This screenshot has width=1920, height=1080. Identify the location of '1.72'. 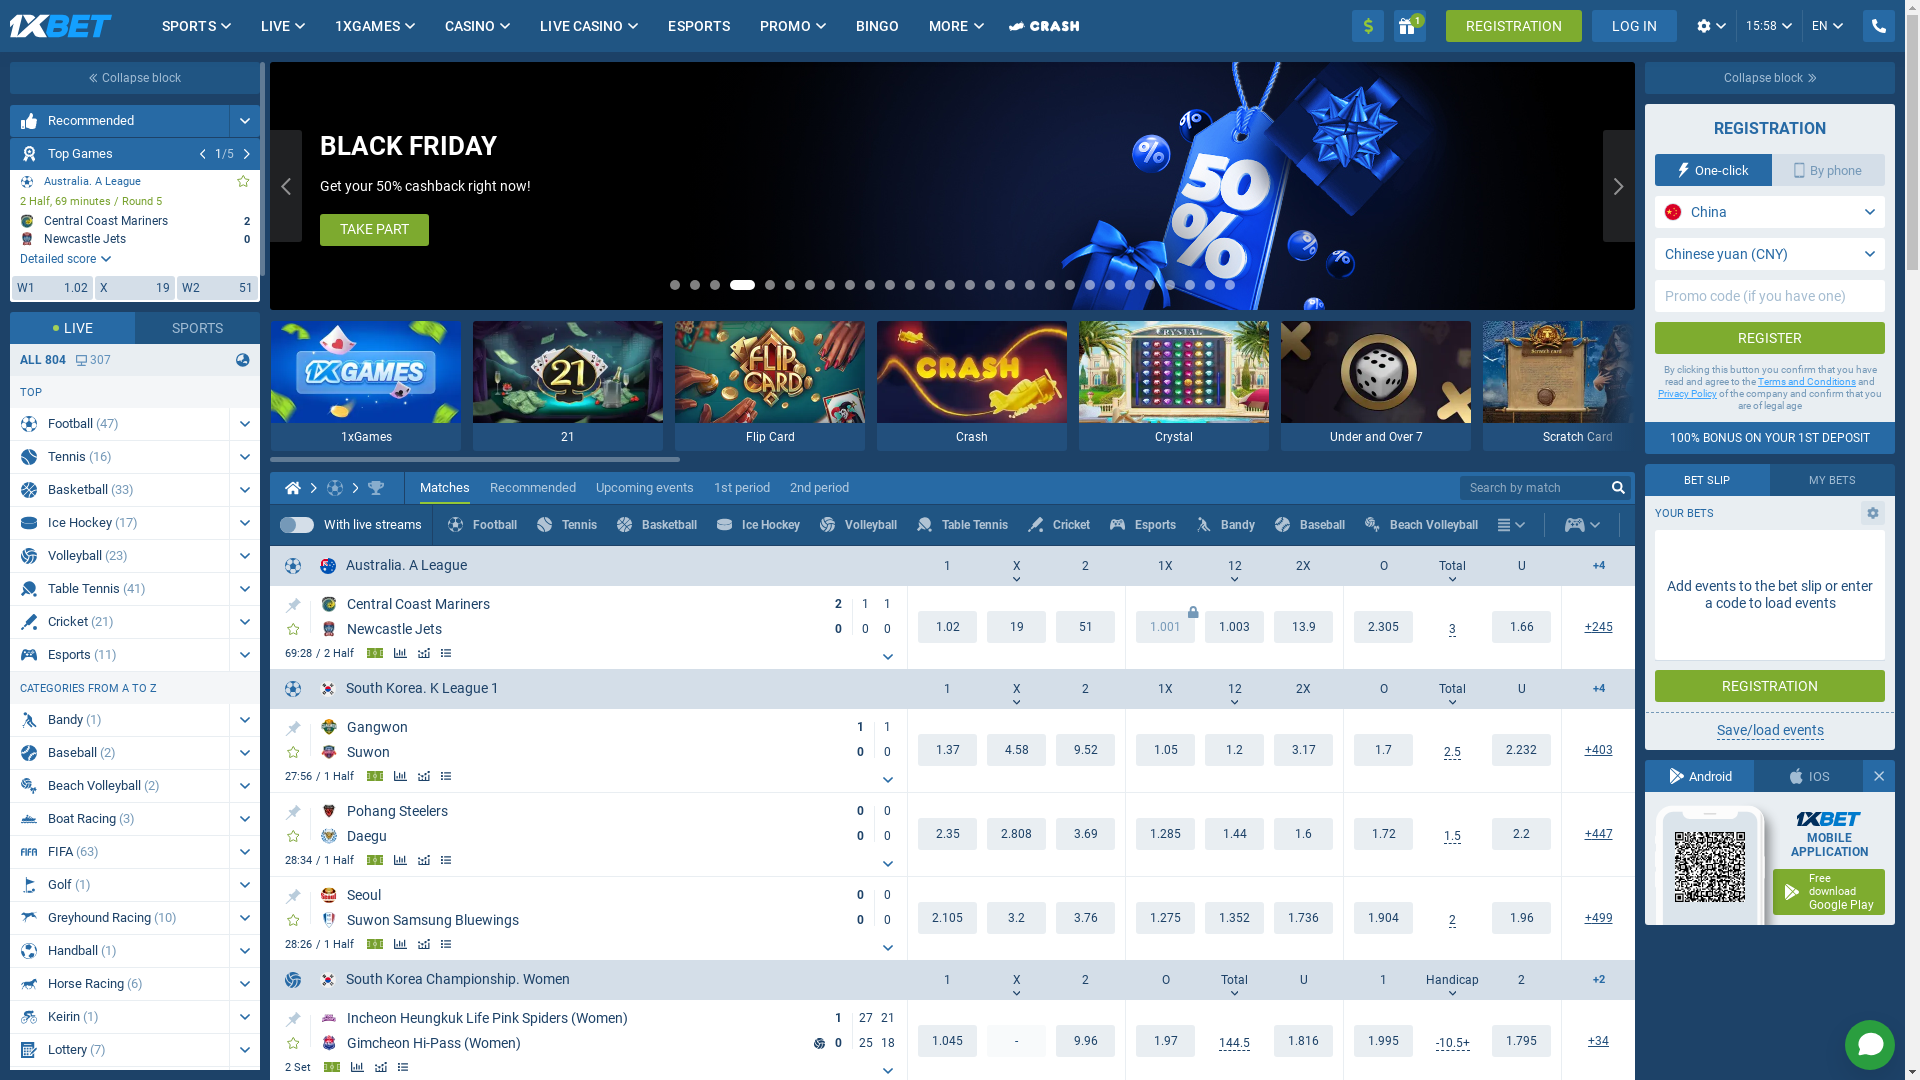
(1353, 833).